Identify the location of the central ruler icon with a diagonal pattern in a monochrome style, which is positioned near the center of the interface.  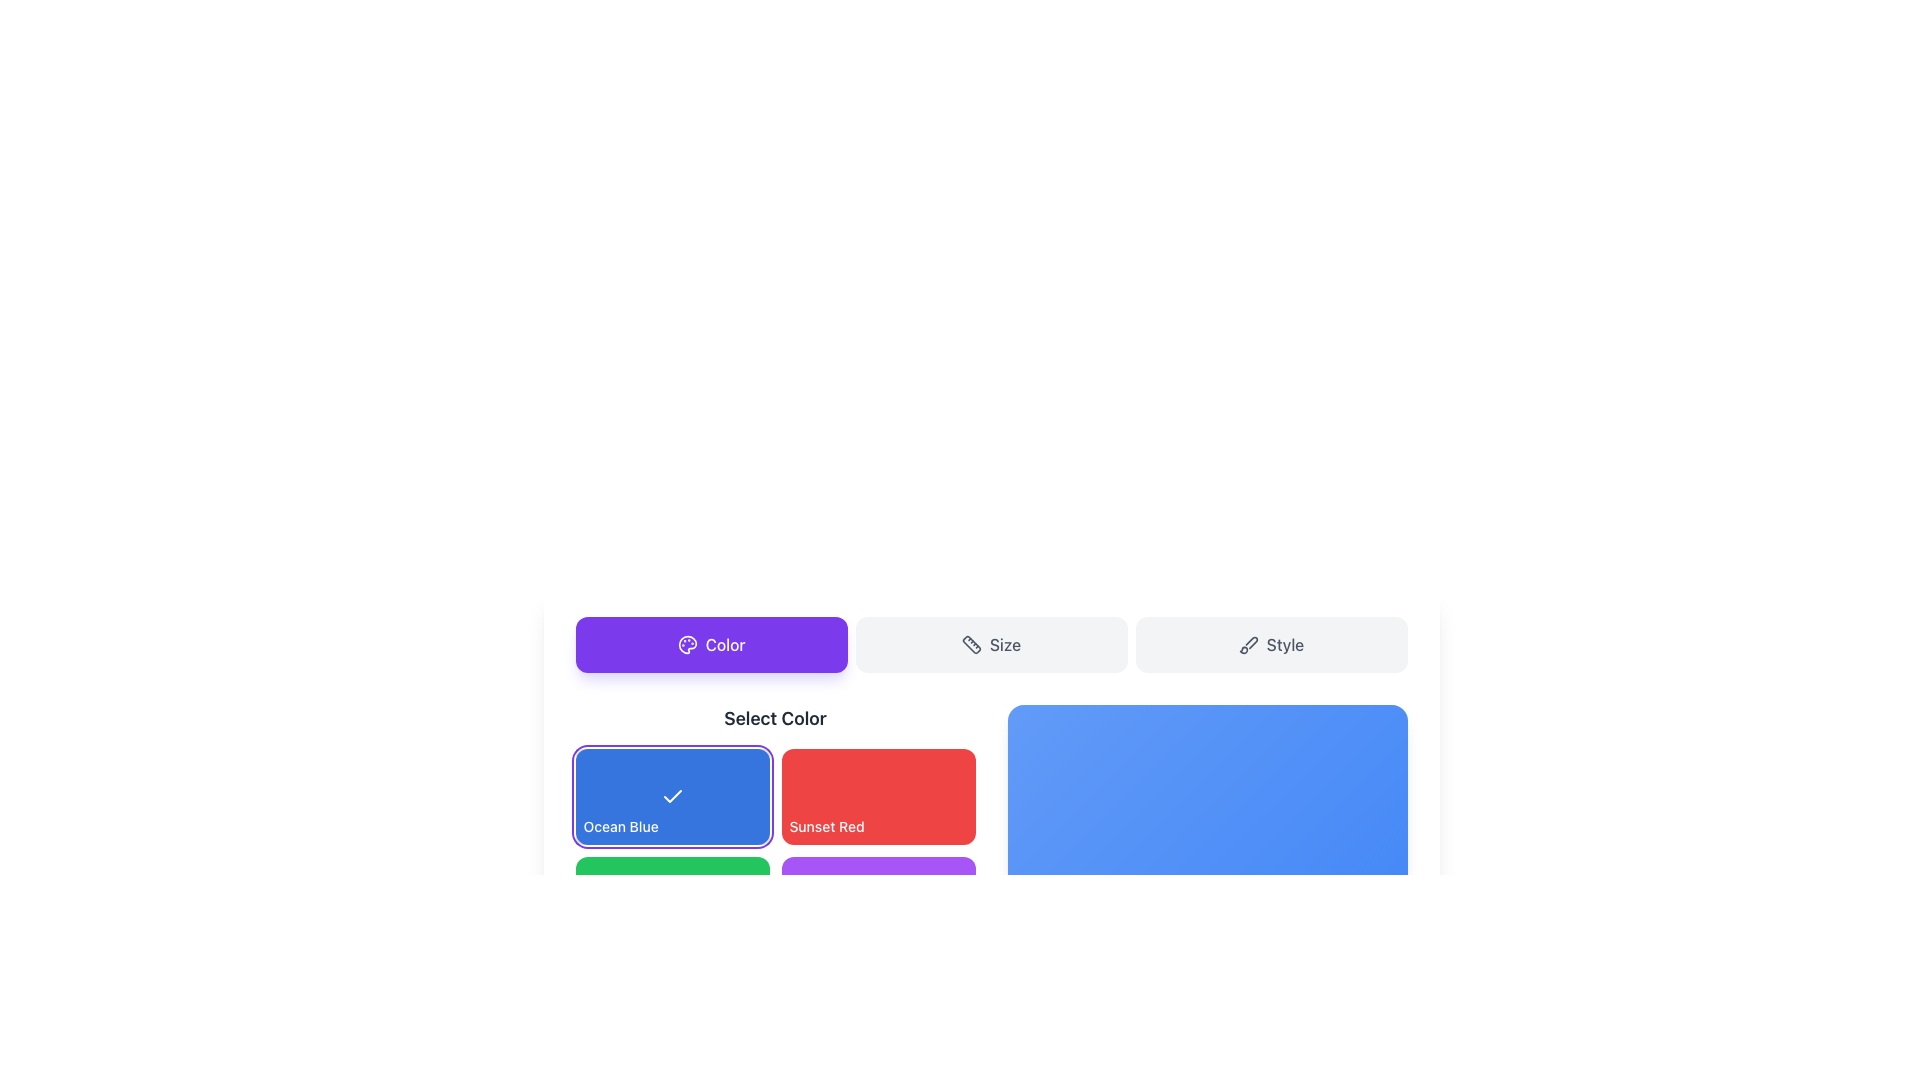
(971, 644).